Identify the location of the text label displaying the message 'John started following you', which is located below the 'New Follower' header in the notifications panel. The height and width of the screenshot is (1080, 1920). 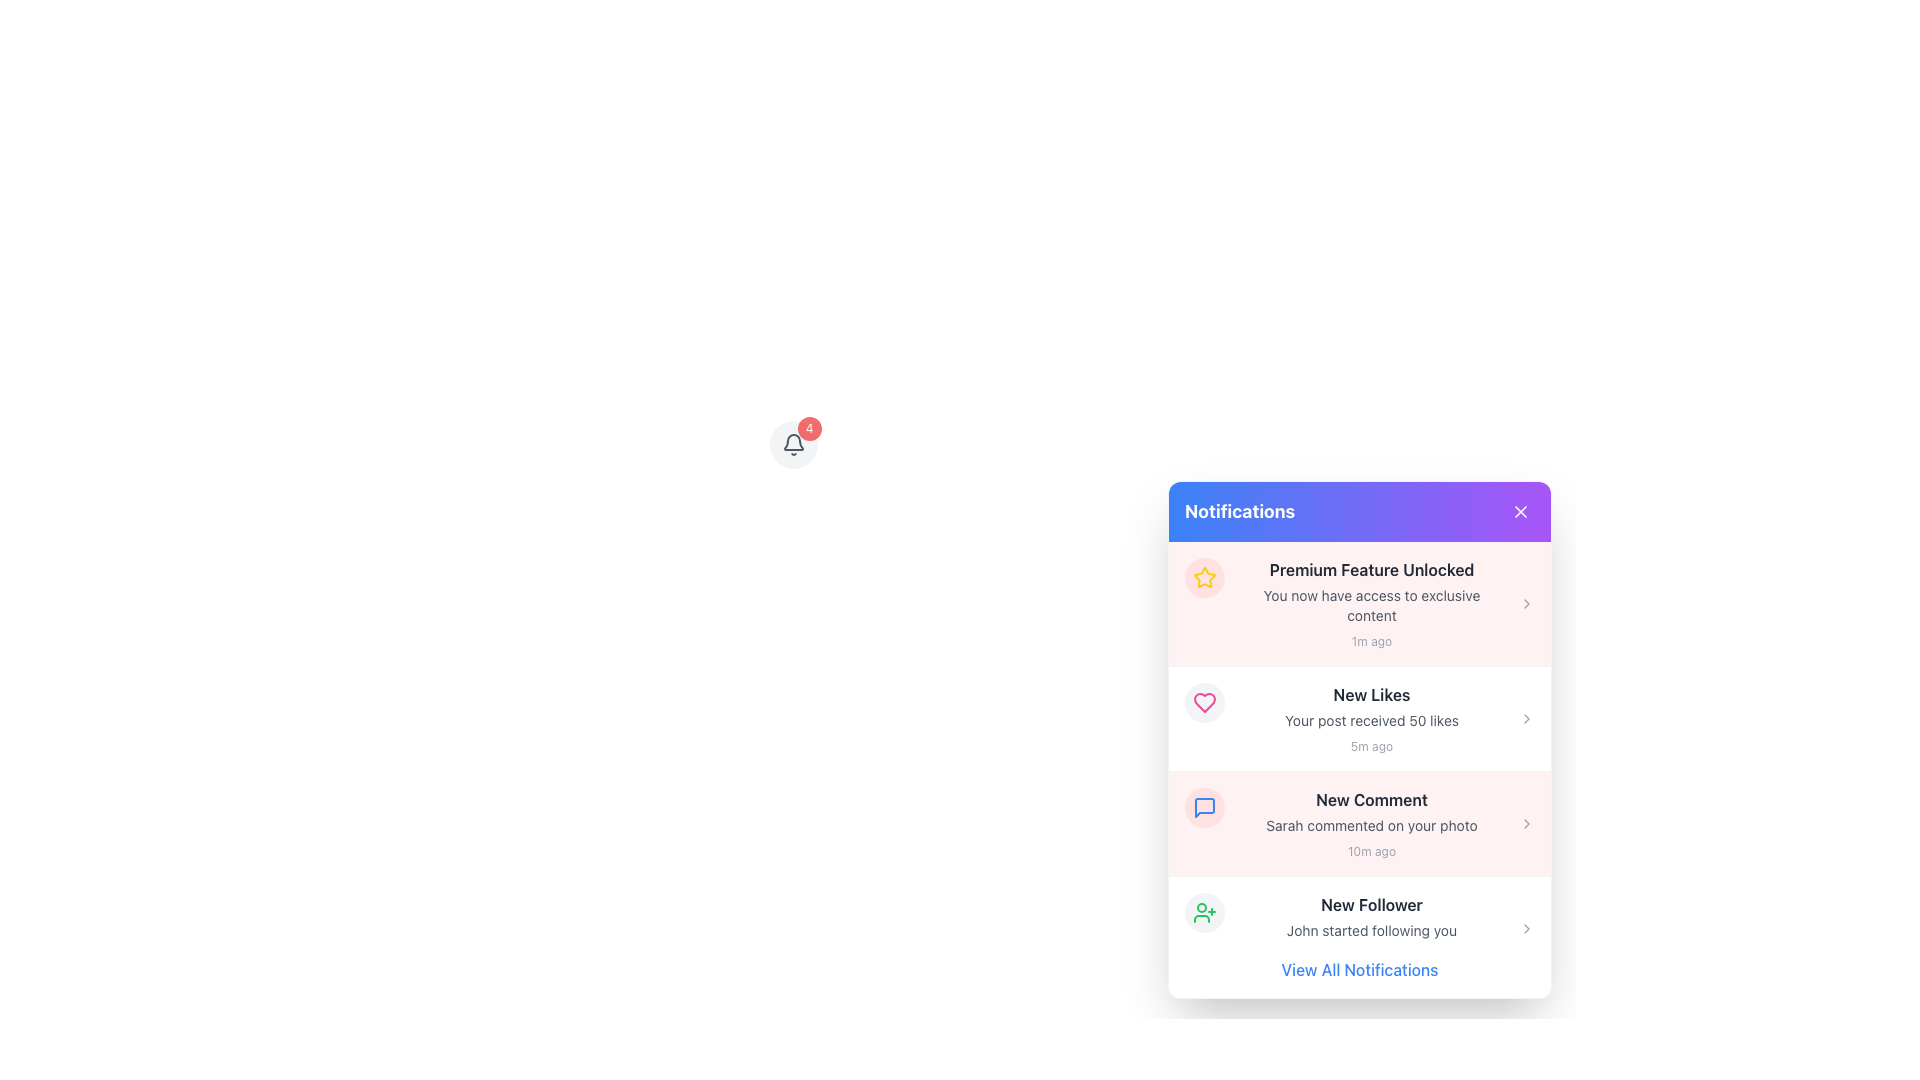
(1371, 930).